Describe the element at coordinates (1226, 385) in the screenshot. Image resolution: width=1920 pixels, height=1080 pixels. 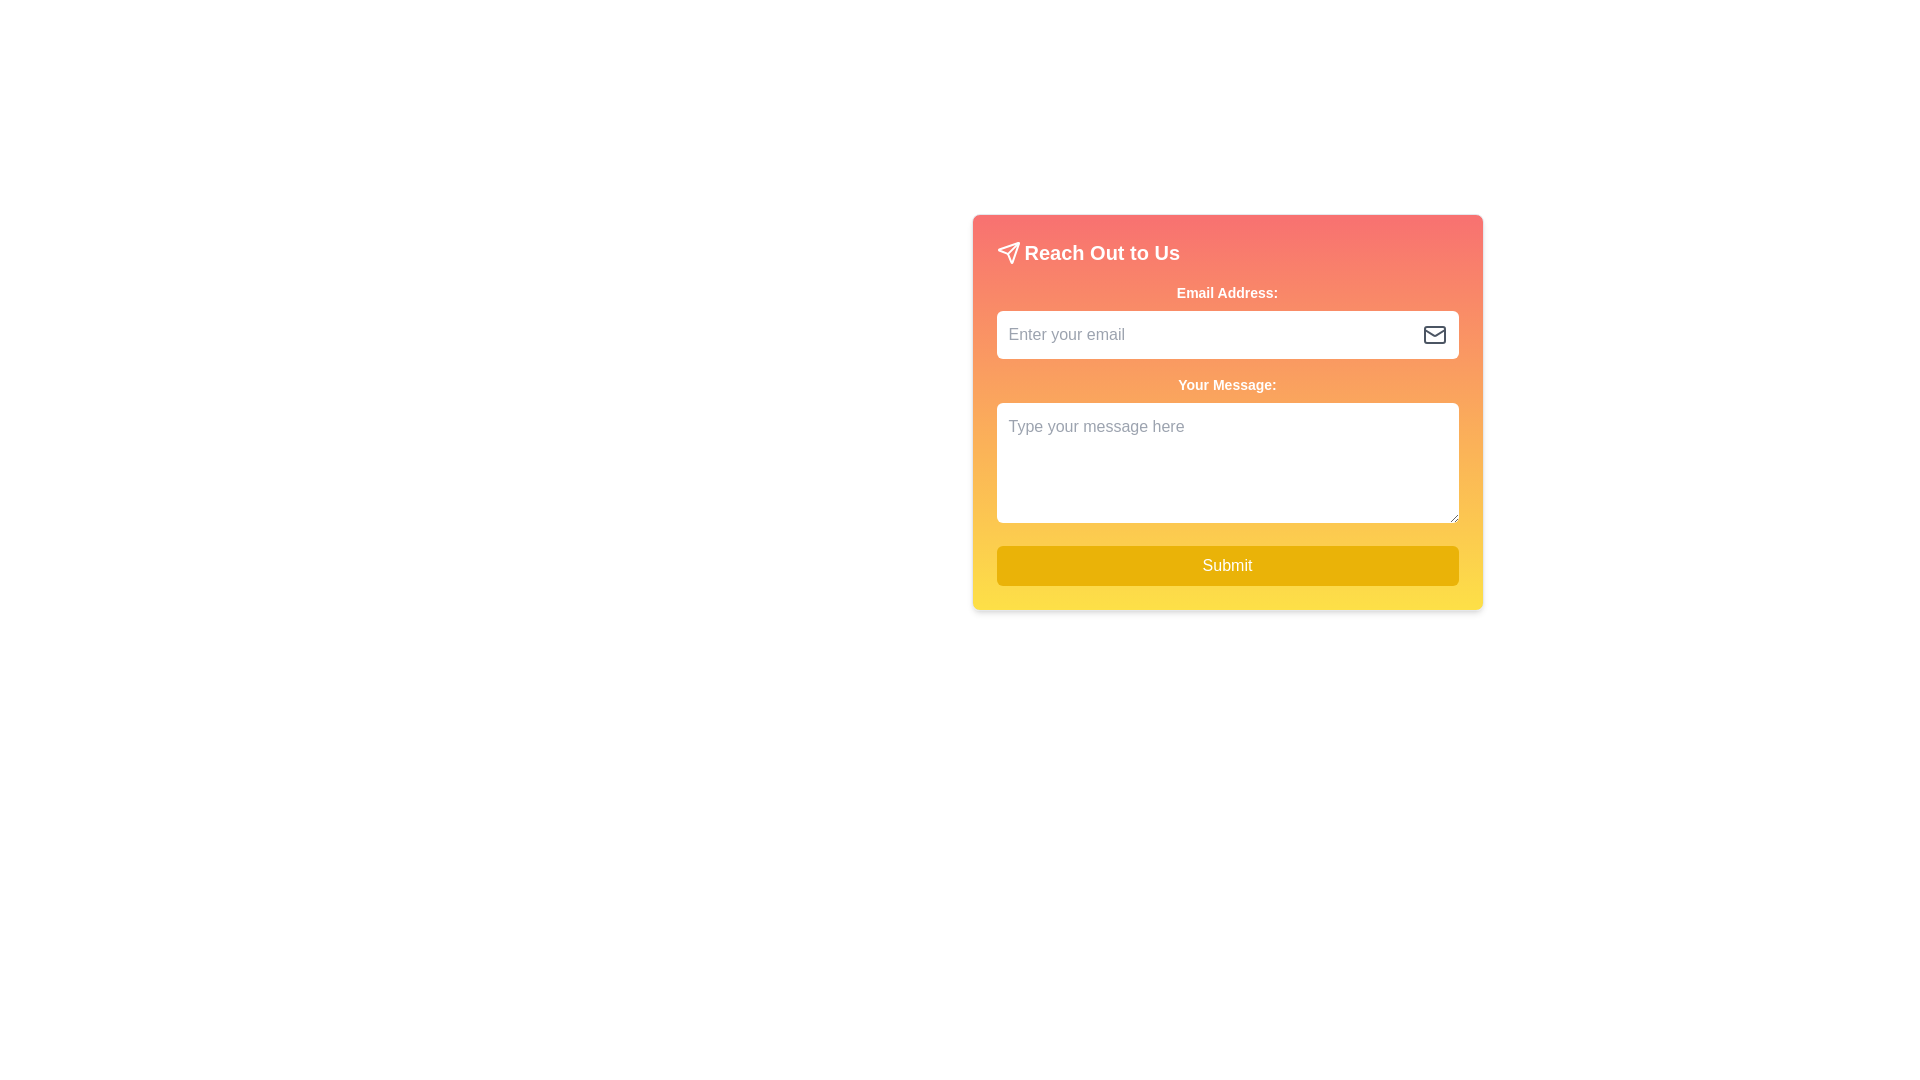
I see `the label that displays the bold white text 'Your Message:' which indicates the title for the following input field in the contact form` at that location.